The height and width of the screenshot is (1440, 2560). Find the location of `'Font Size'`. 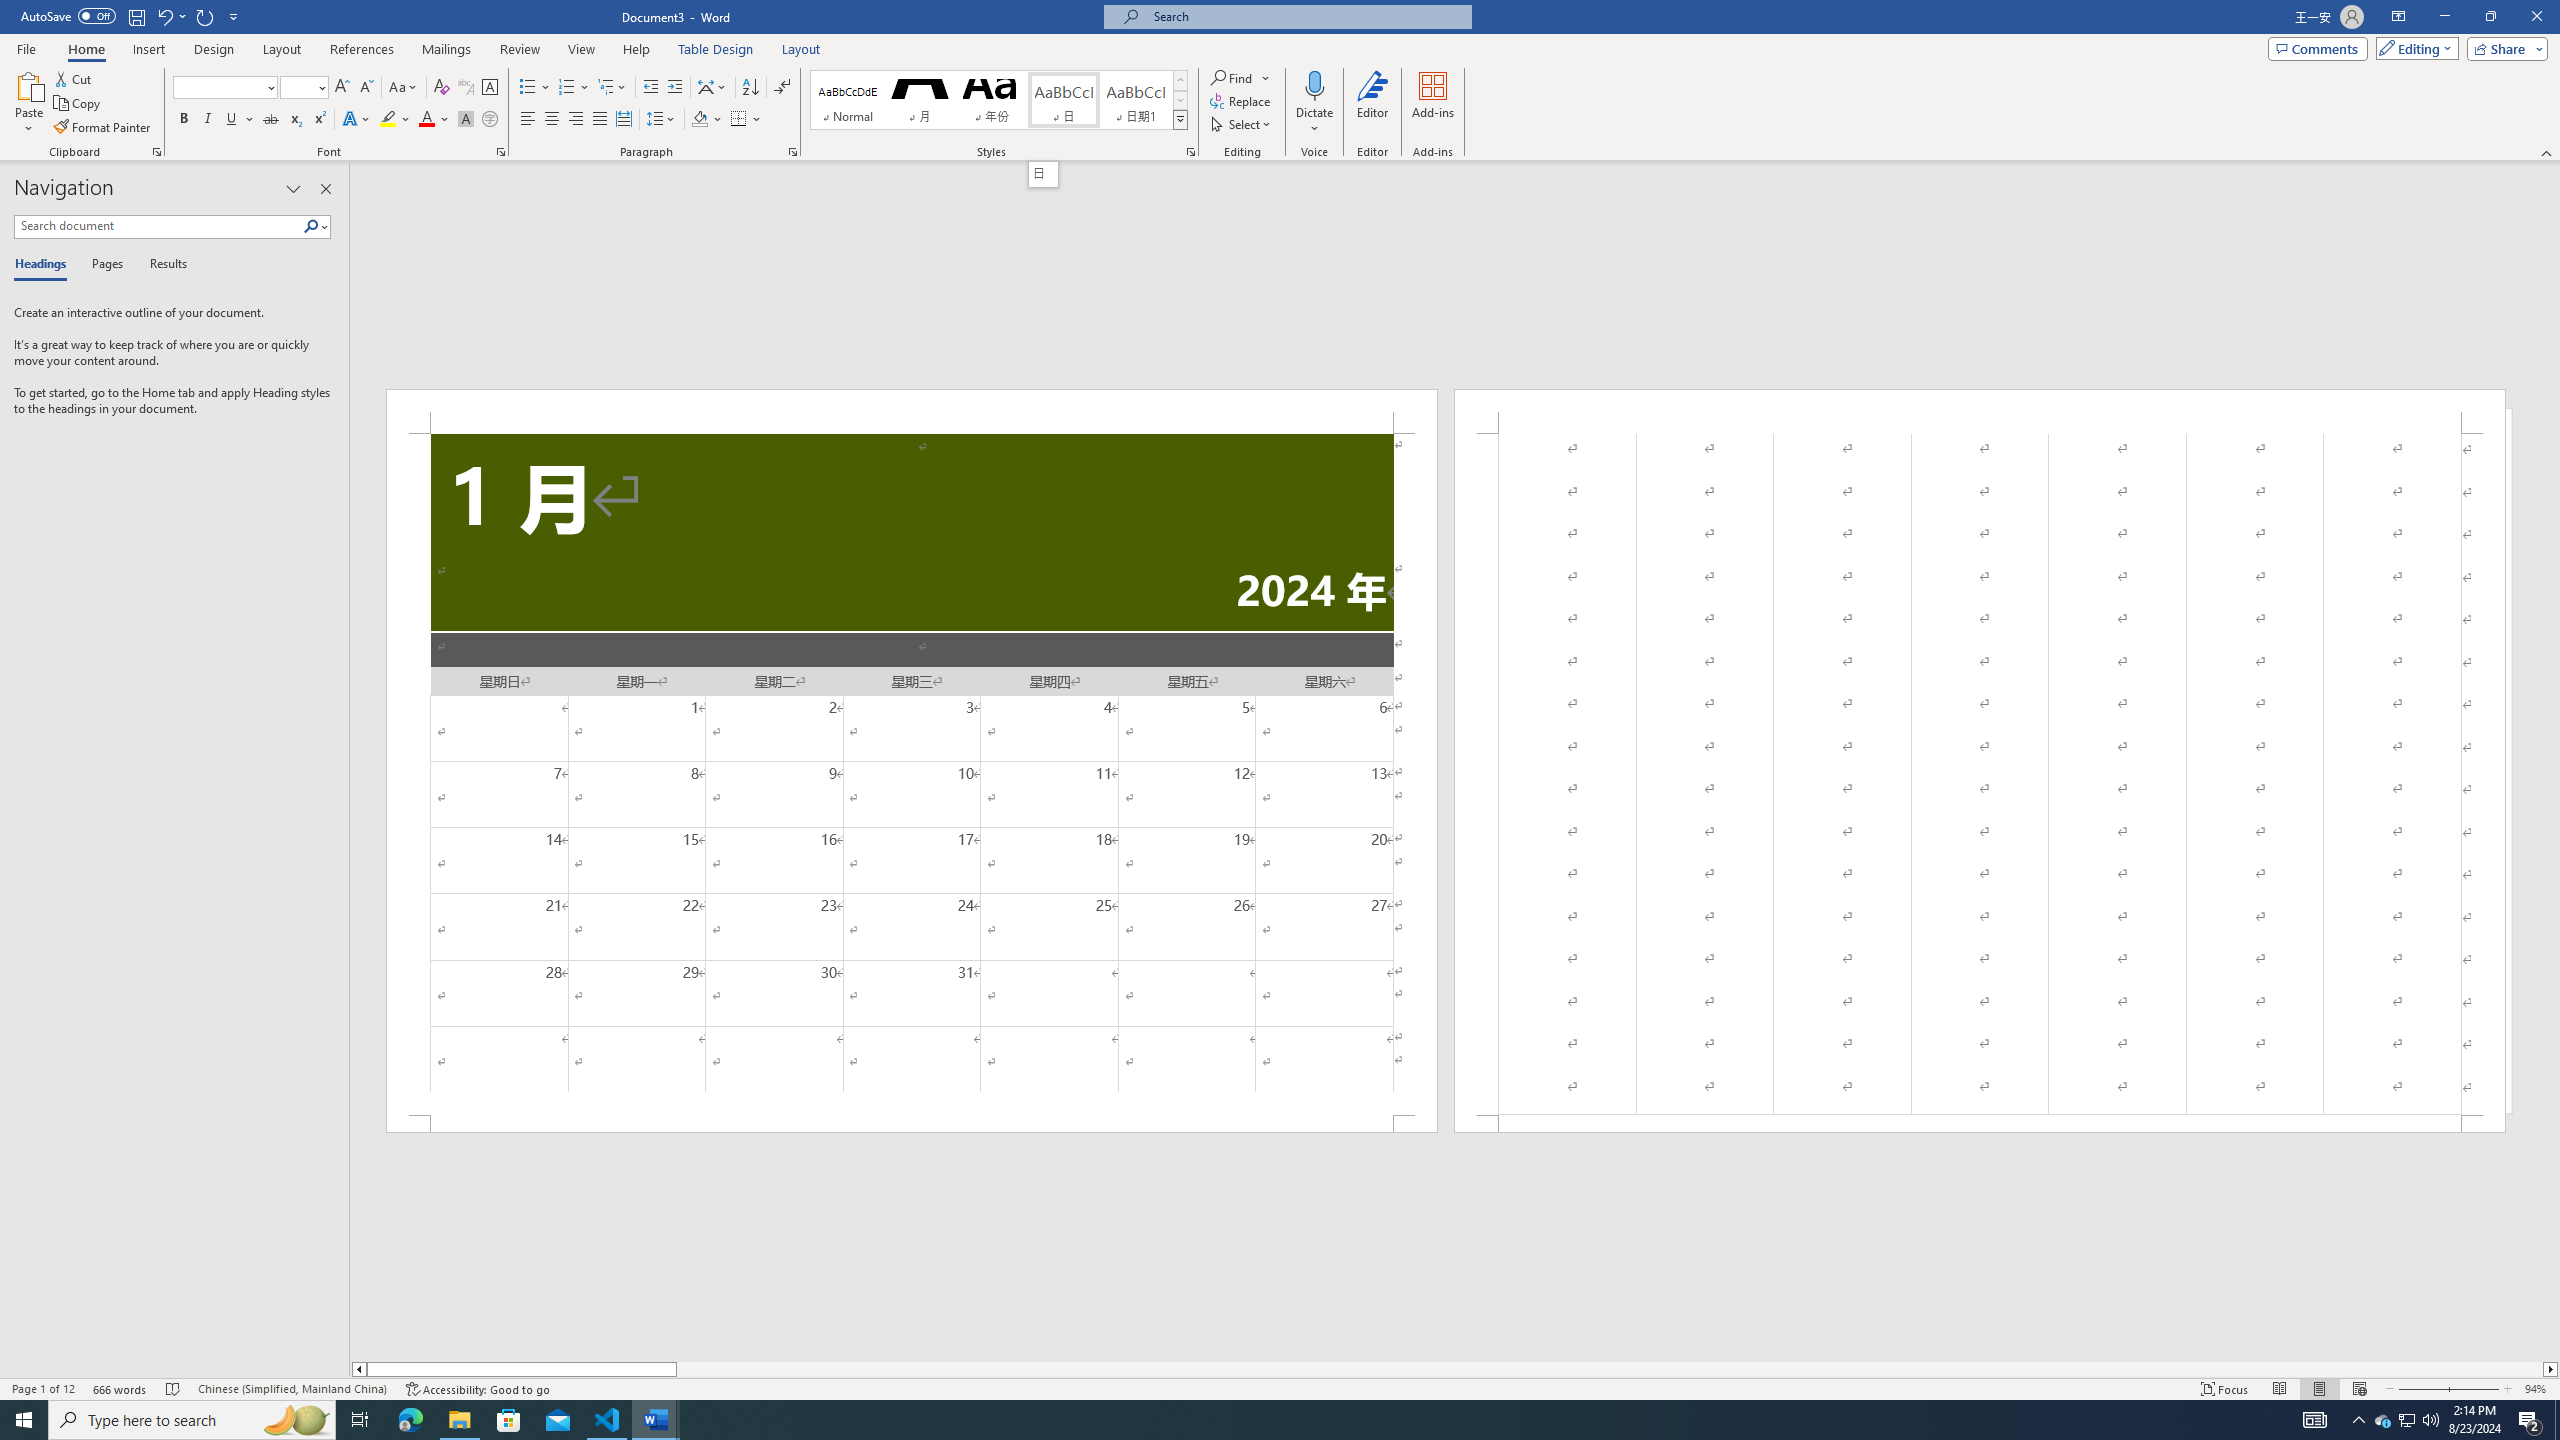

'Font Size' is located at coordinates (297, 87).